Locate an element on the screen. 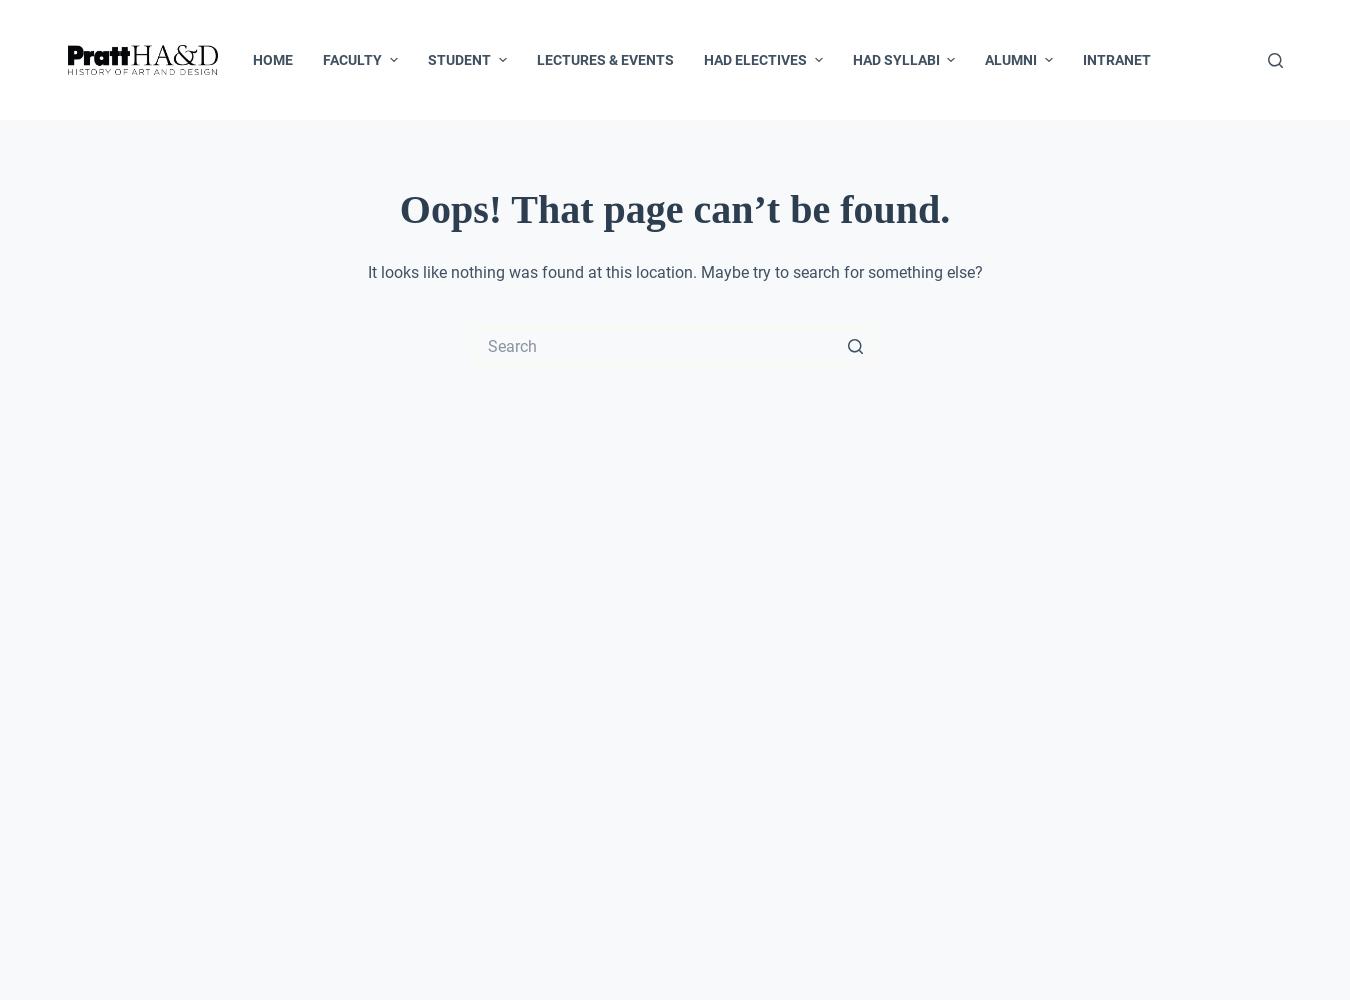 This screenshot has height=1000, width=1350. 'HAD Department Calendar (FA23 – SP24)' is located at coordinates (434, 299).